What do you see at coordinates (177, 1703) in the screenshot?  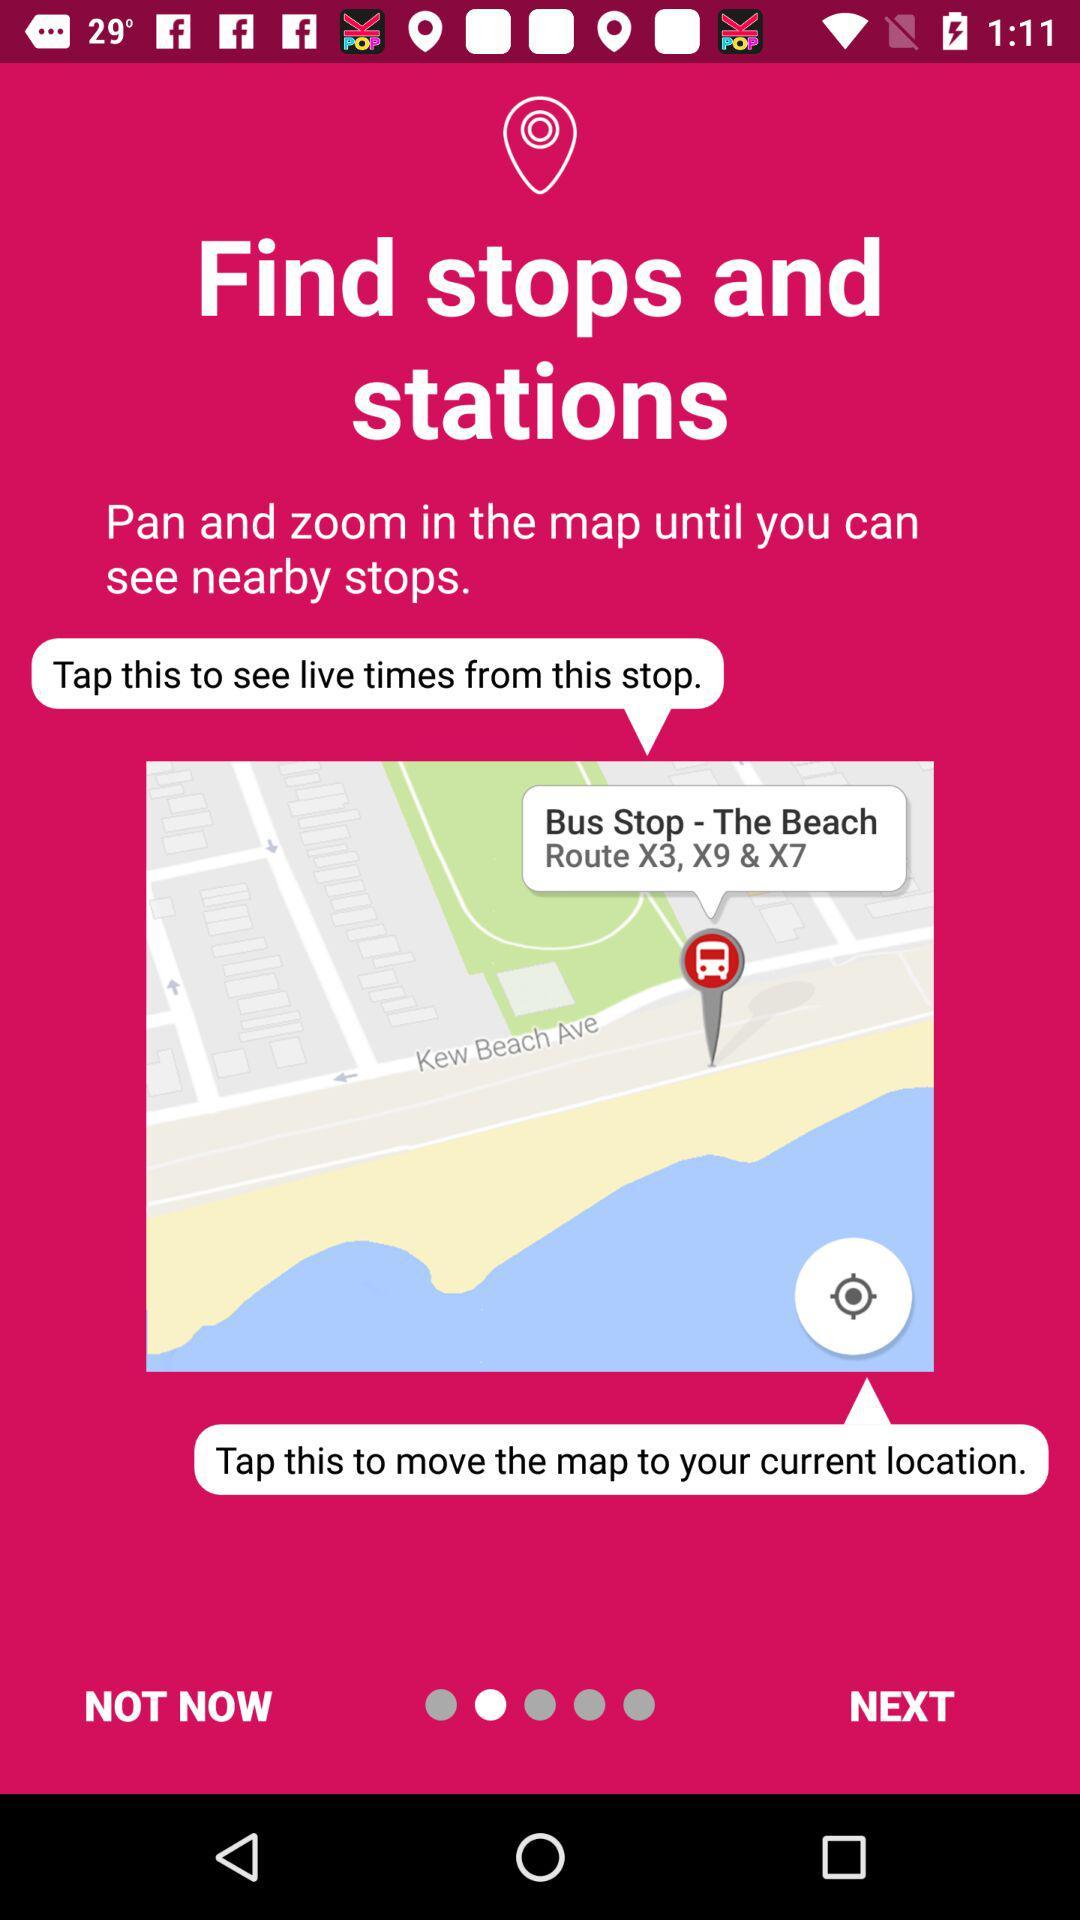 I see `item below the tap this to item` at bounding box center [177, 1703].